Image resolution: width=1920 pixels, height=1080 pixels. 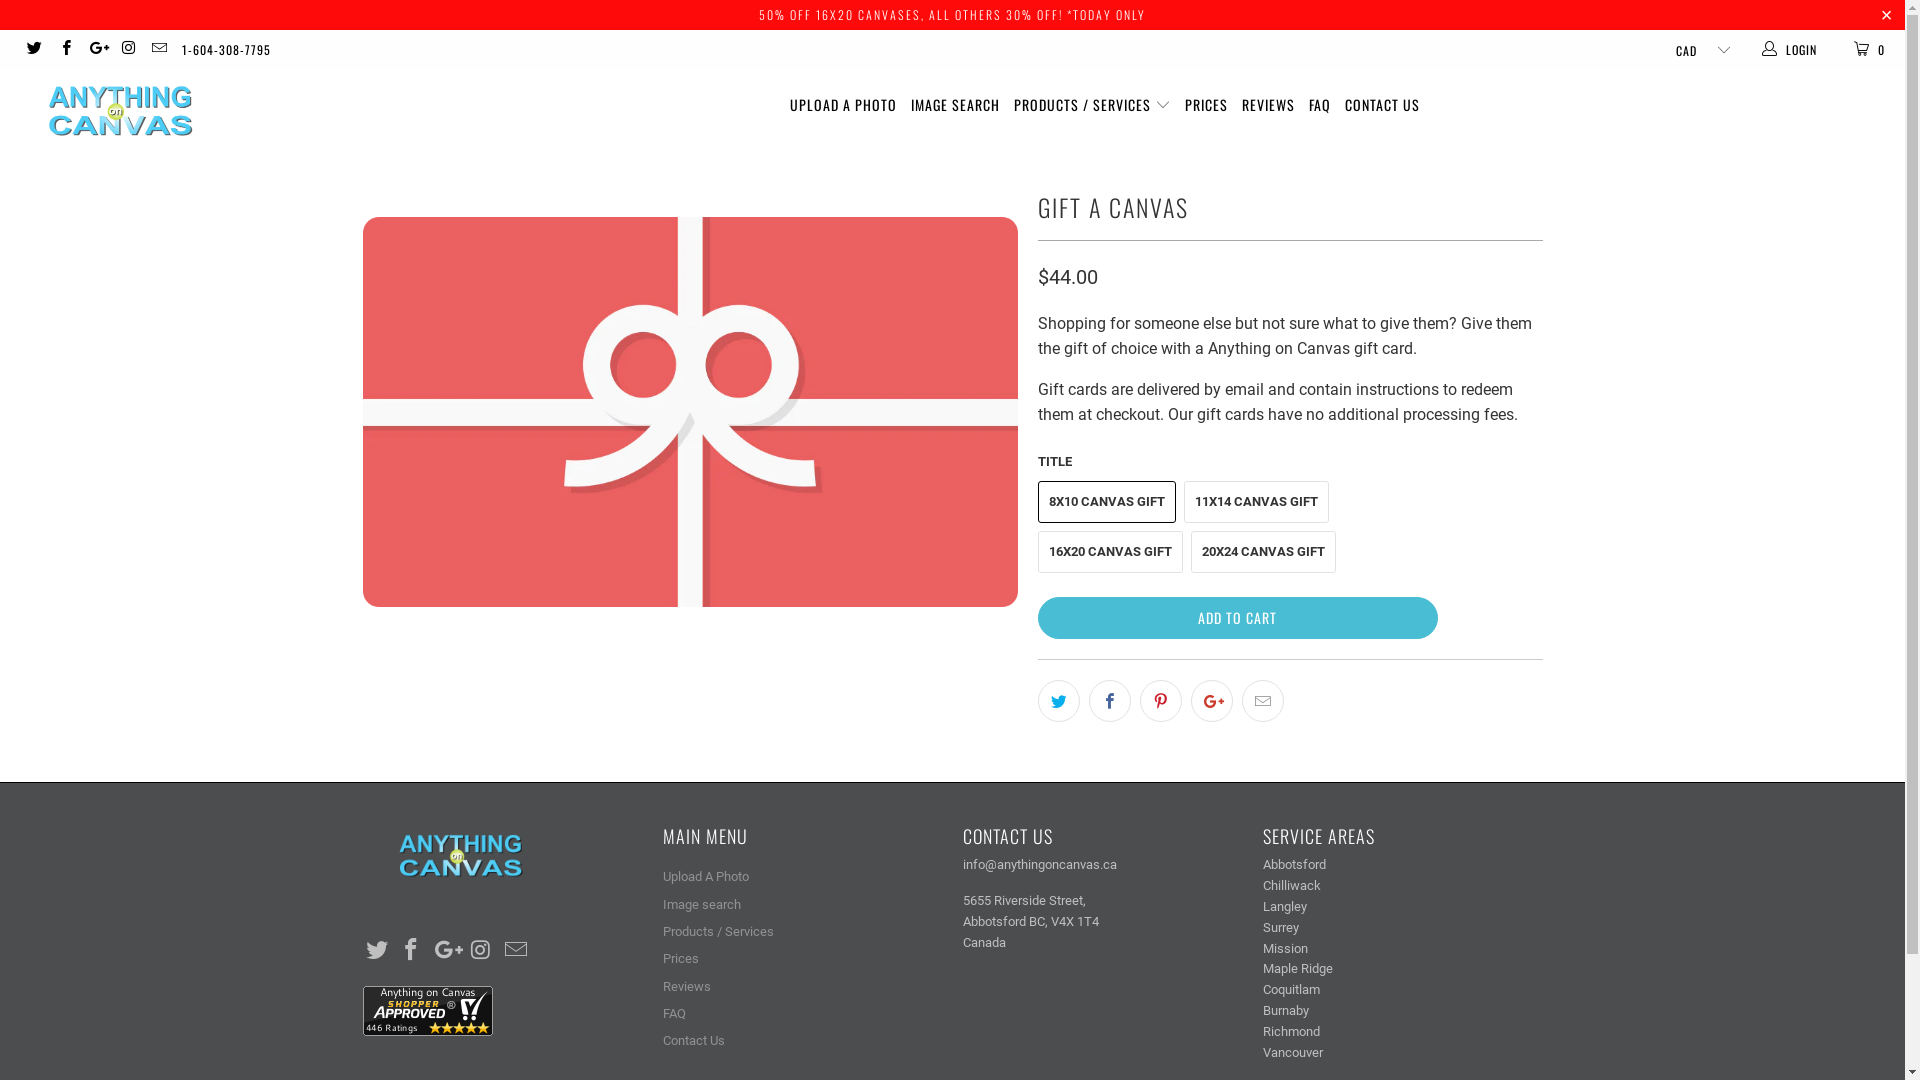 What do you see at coordinates (1037, 700) in the screenshot?
I see `'Share this on Twitter'` at bounding box center [1037, 700].